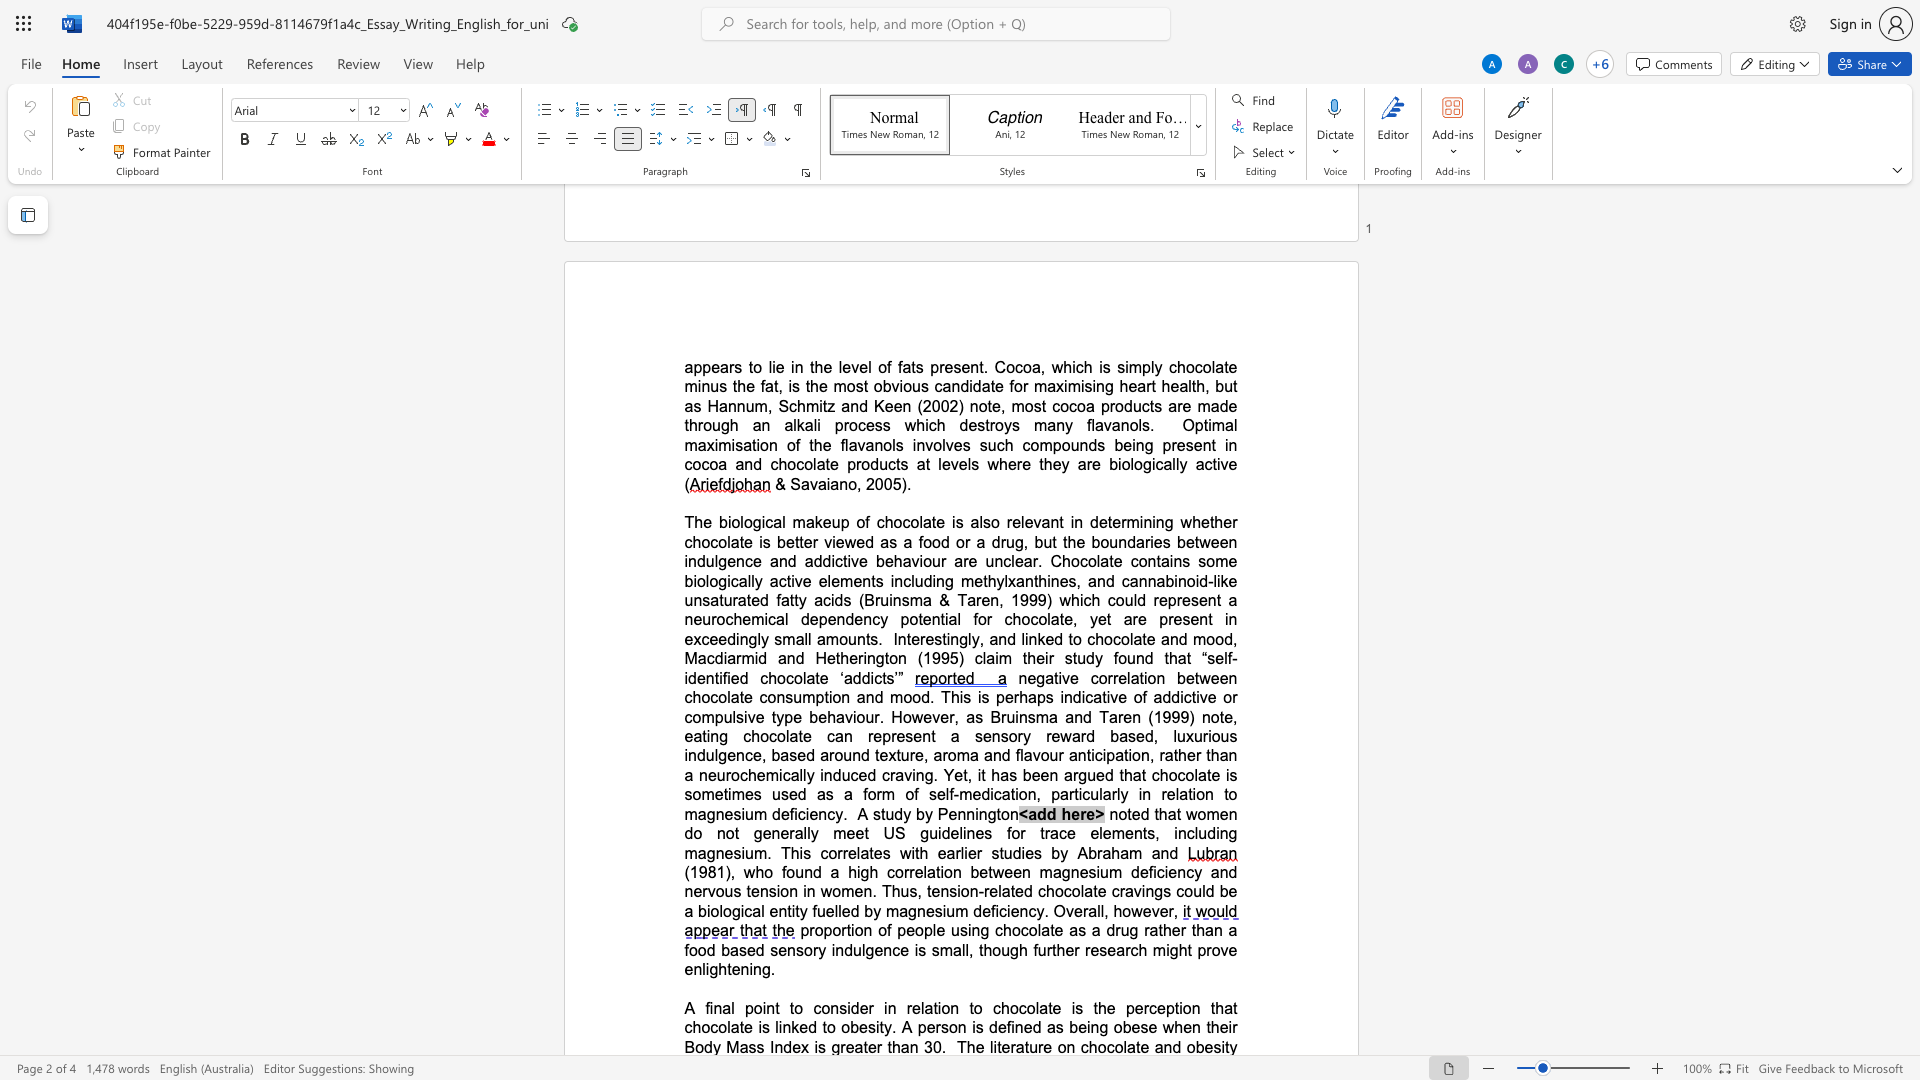 The height and width of the screenshot is (1080, 1920). What do you see at coordinates (868, 658) in the screenshot?
I see `the space between the continuous character "i" and "n" in the text` at bounding box center [868, 658].